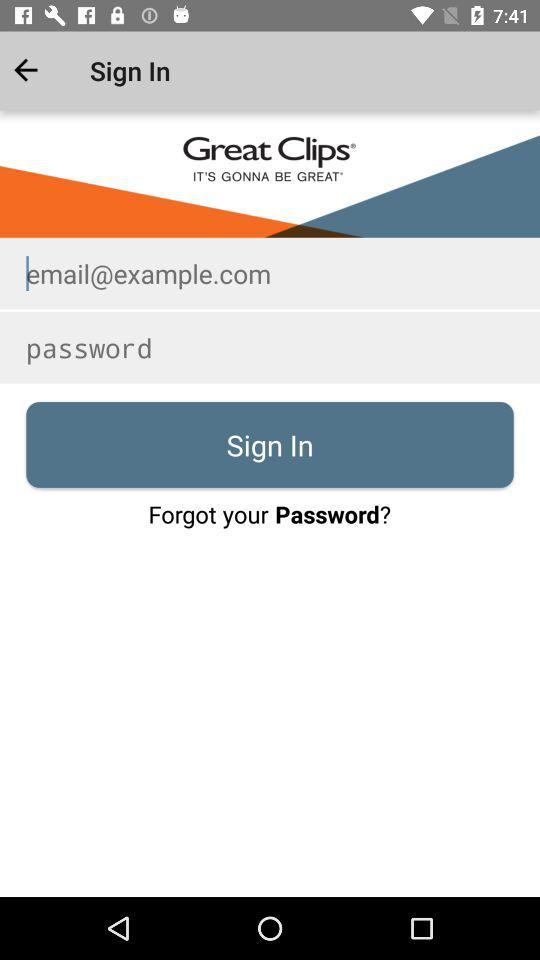 The height and width of the screenshot is (960, 540). I want to click on password, so click(270, 347).